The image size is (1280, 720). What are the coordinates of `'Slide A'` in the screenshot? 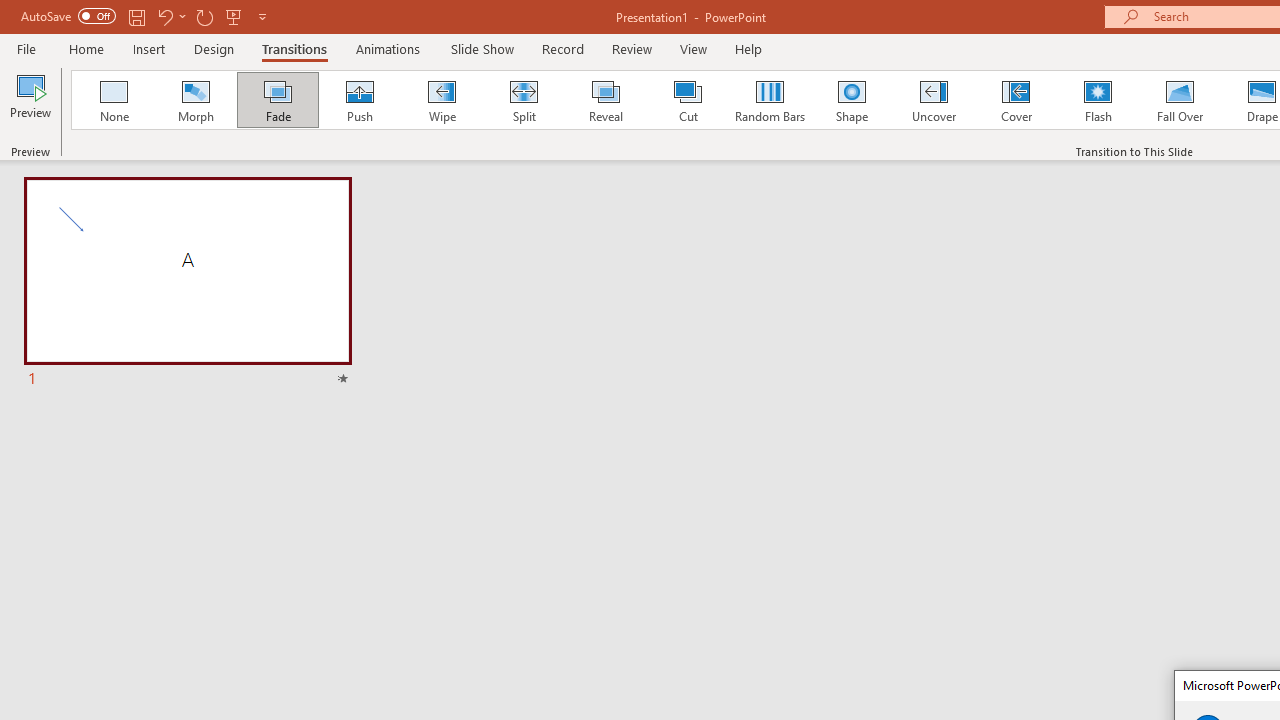 It's located at (187, 284).